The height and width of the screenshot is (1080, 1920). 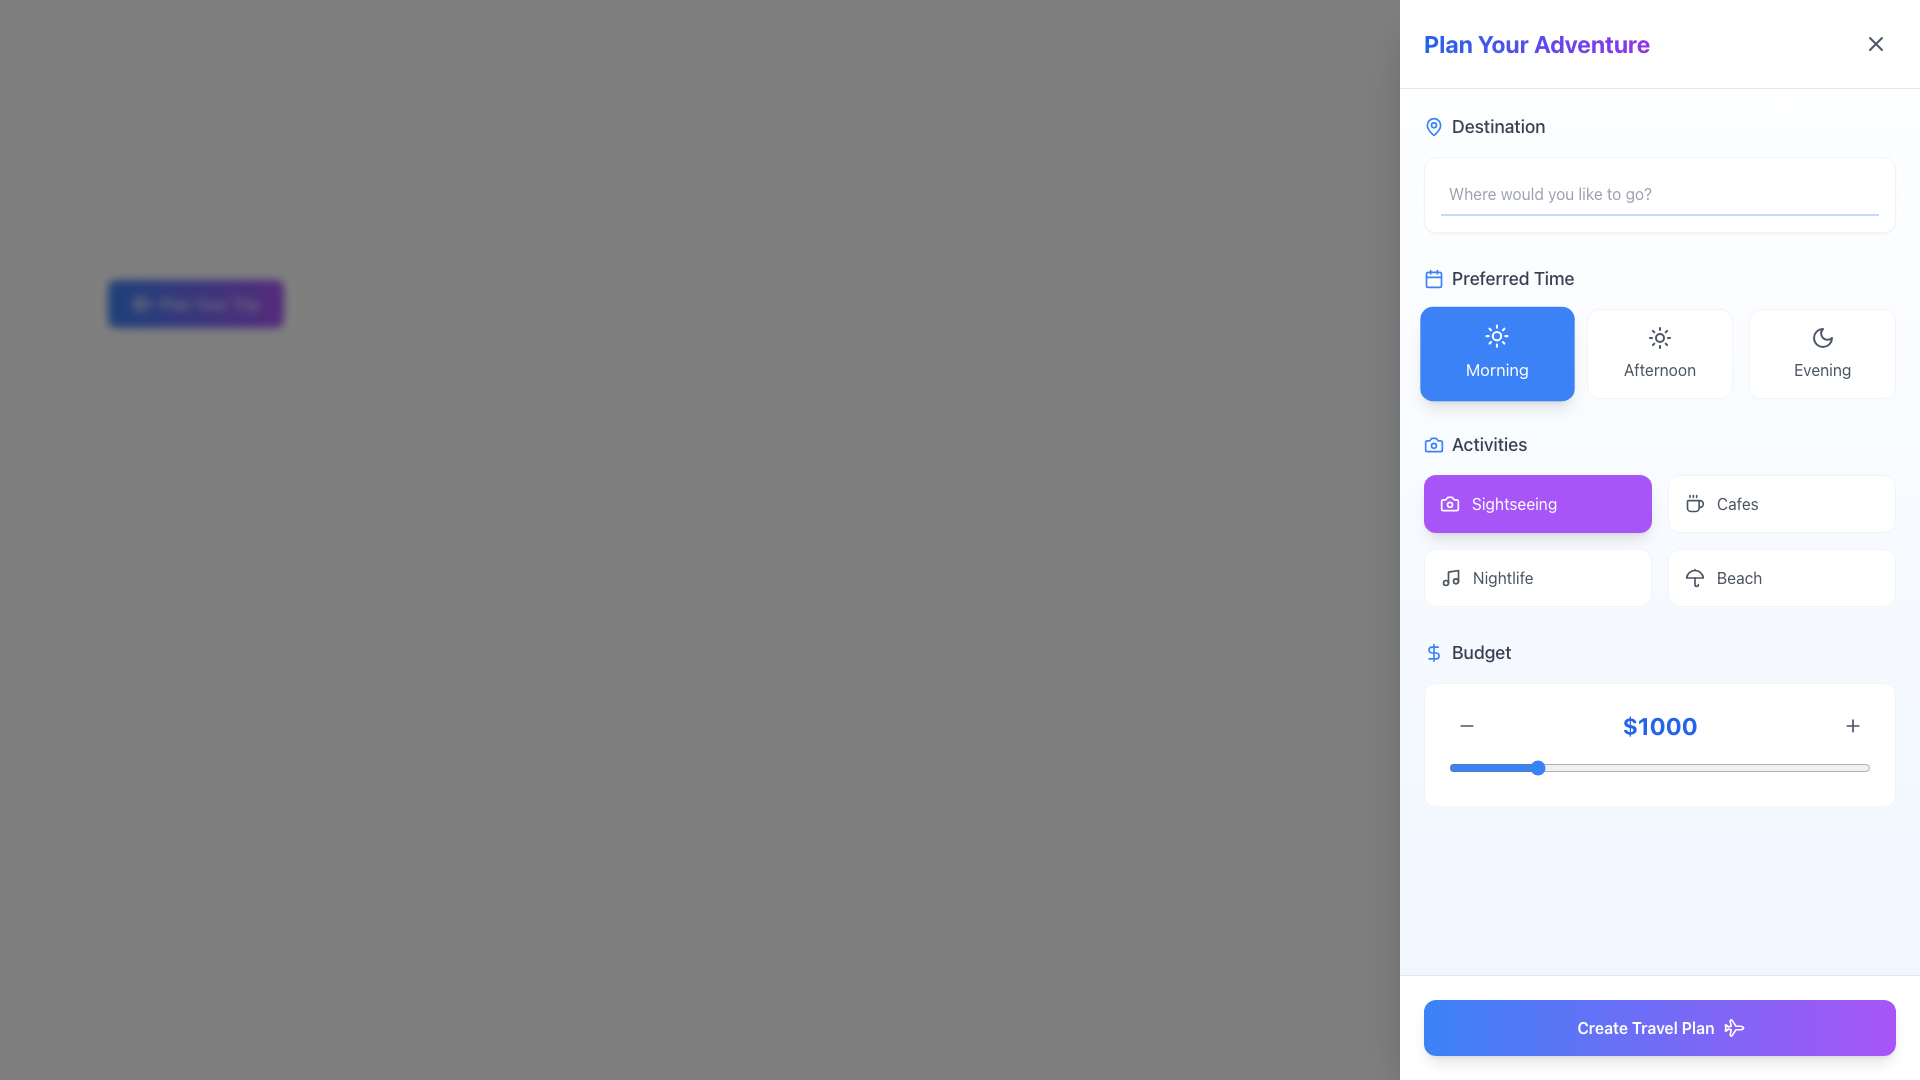 What do you see at coordinates (1514, 503) in the screenshot?
I see `the 'Sightseeing' button in the 'Activities' section` at bounding box center [1514, 503].